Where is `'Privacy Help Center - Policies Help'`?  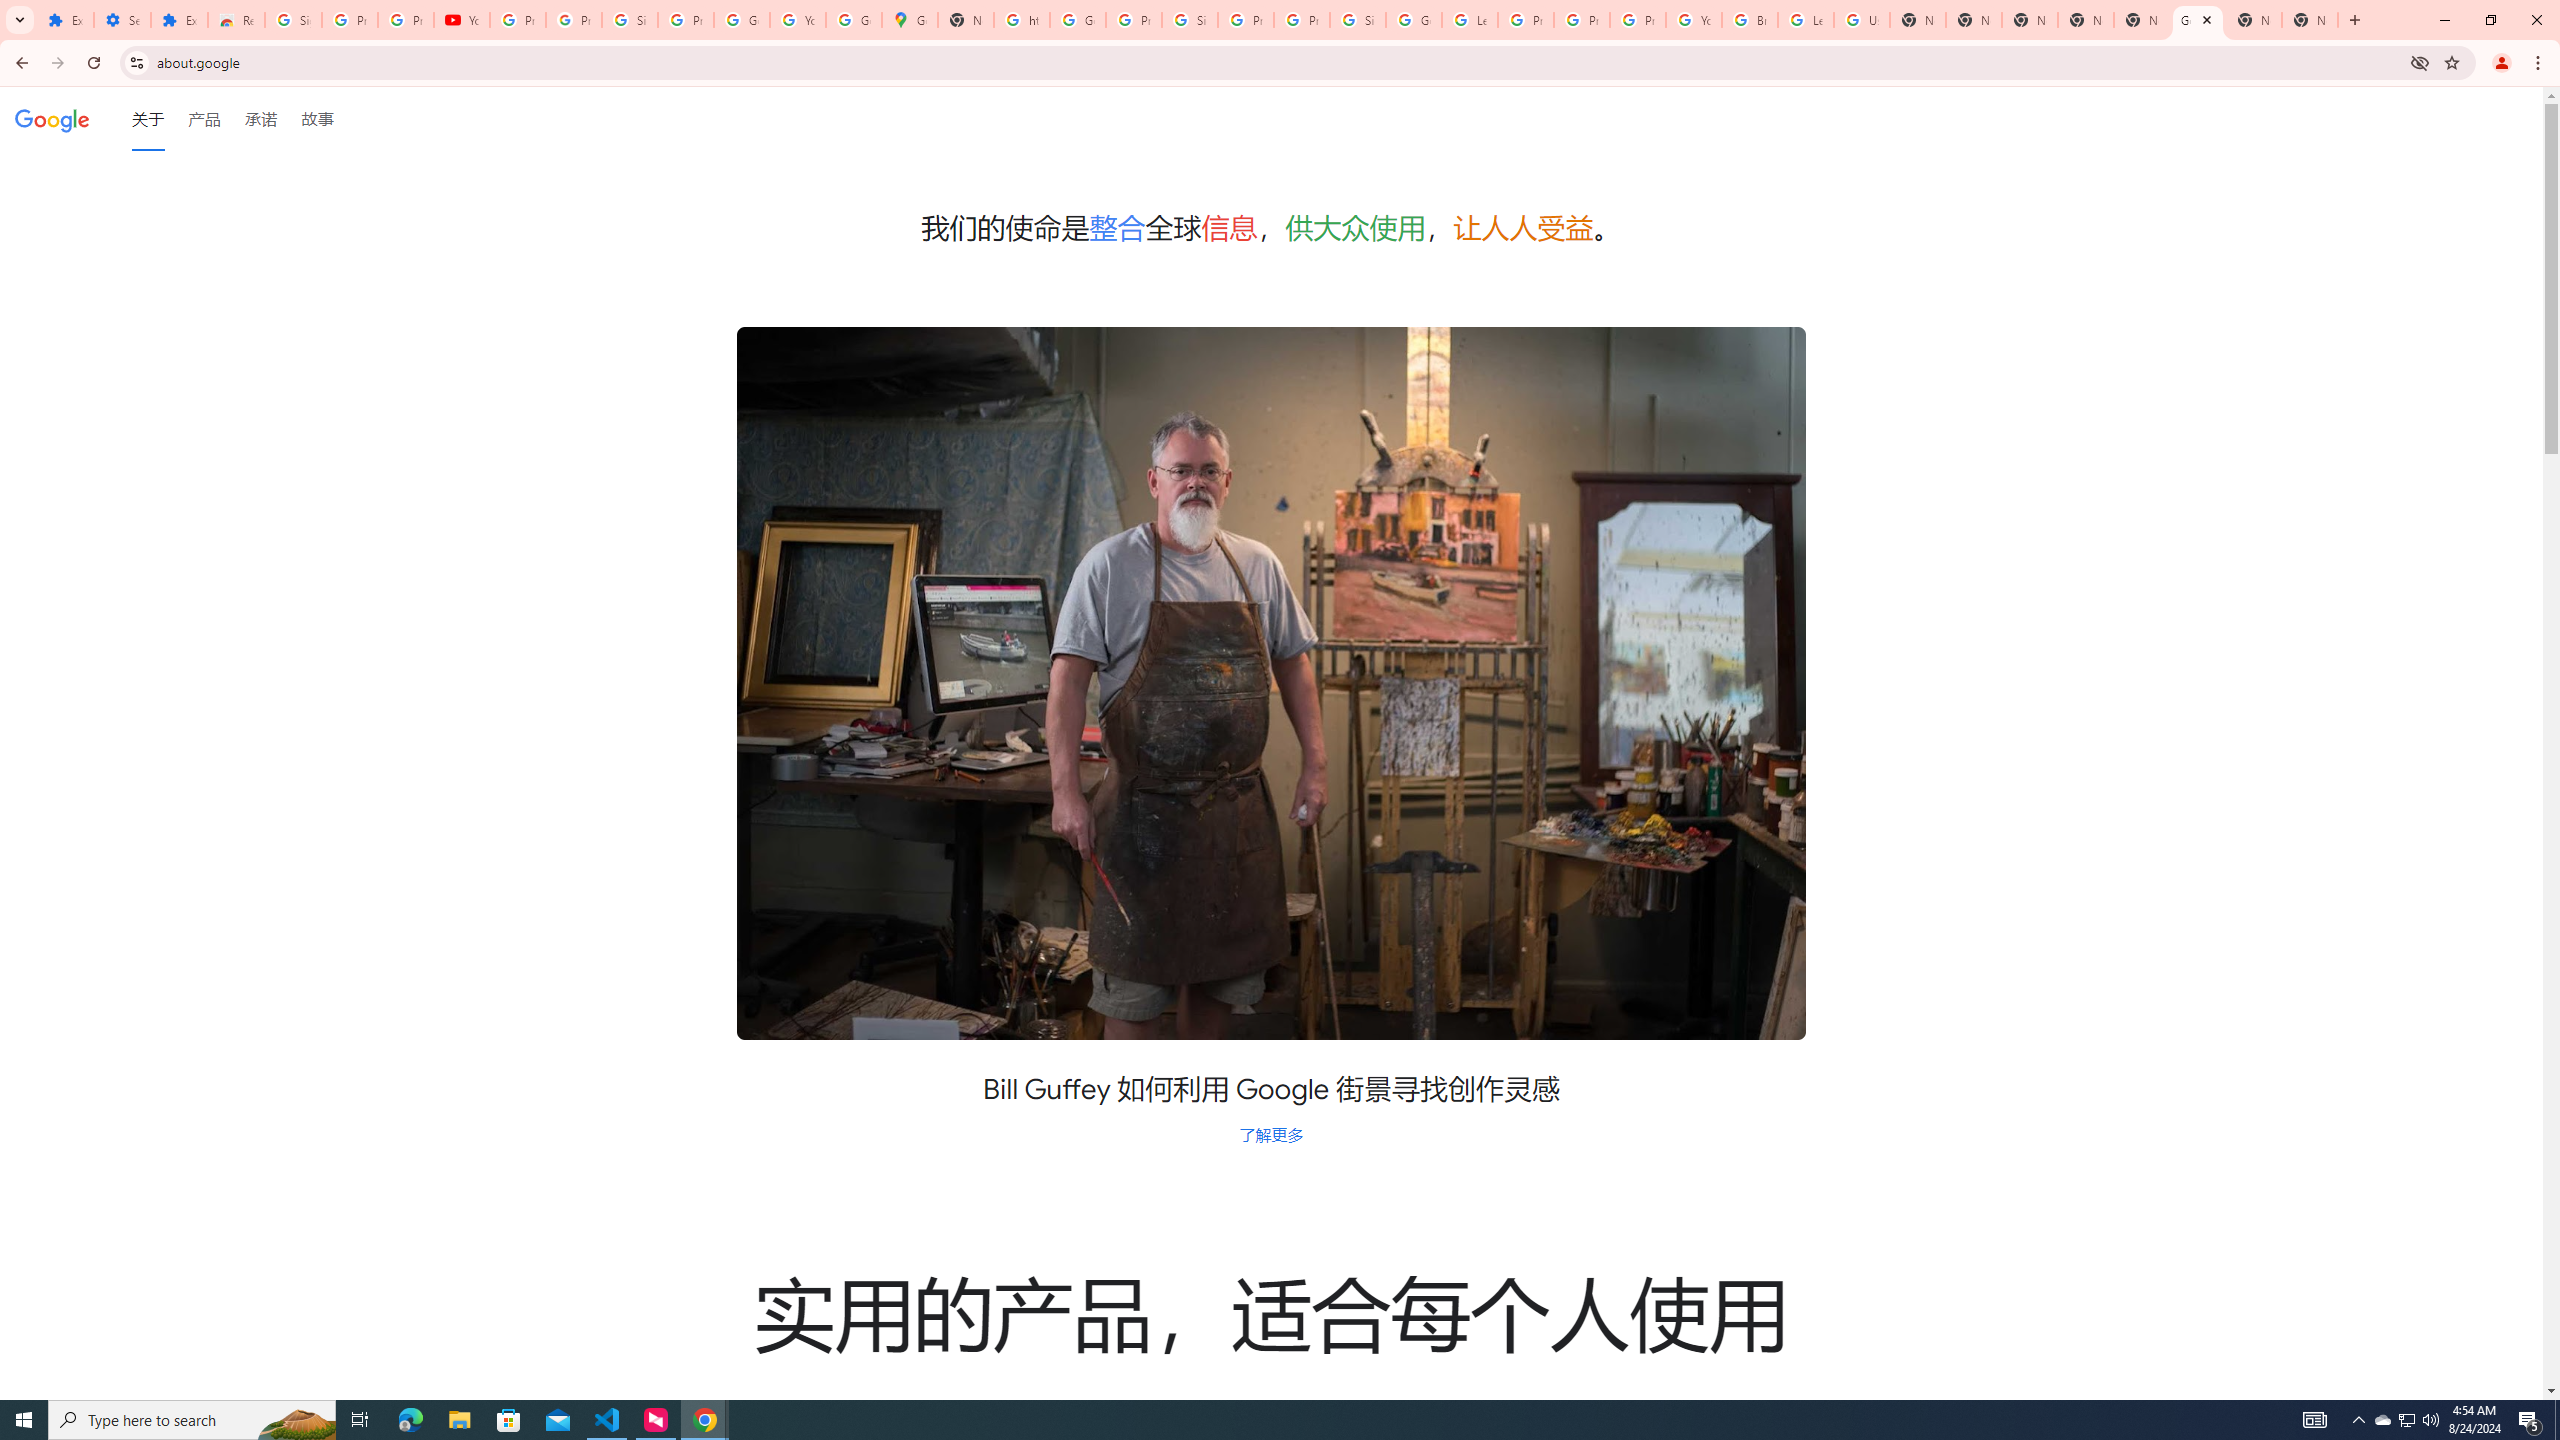
'Privacy Help Center - Policies Help' is located at coordinates (1526, 19).